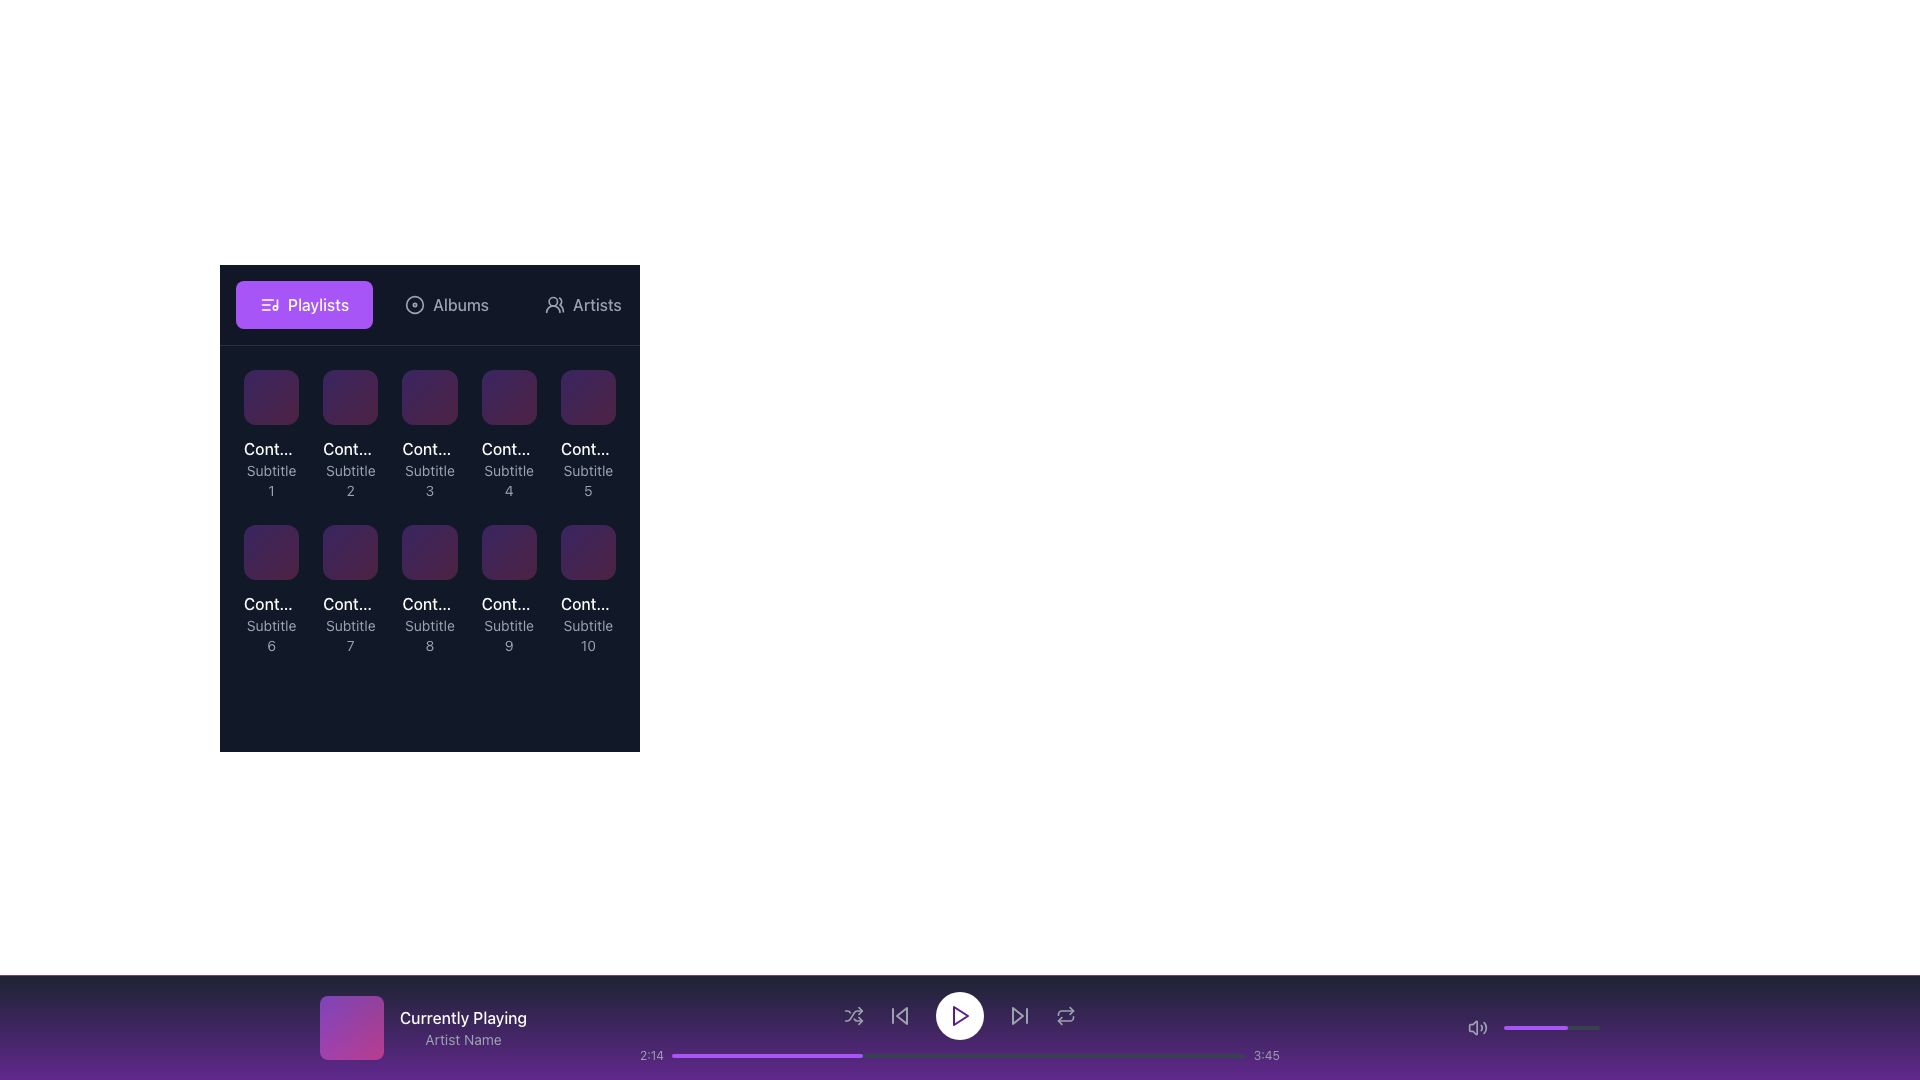 The height and width of the screenshot is (1080, 1920). I want to click on the triangular media control icon, so click(1017, 1015).